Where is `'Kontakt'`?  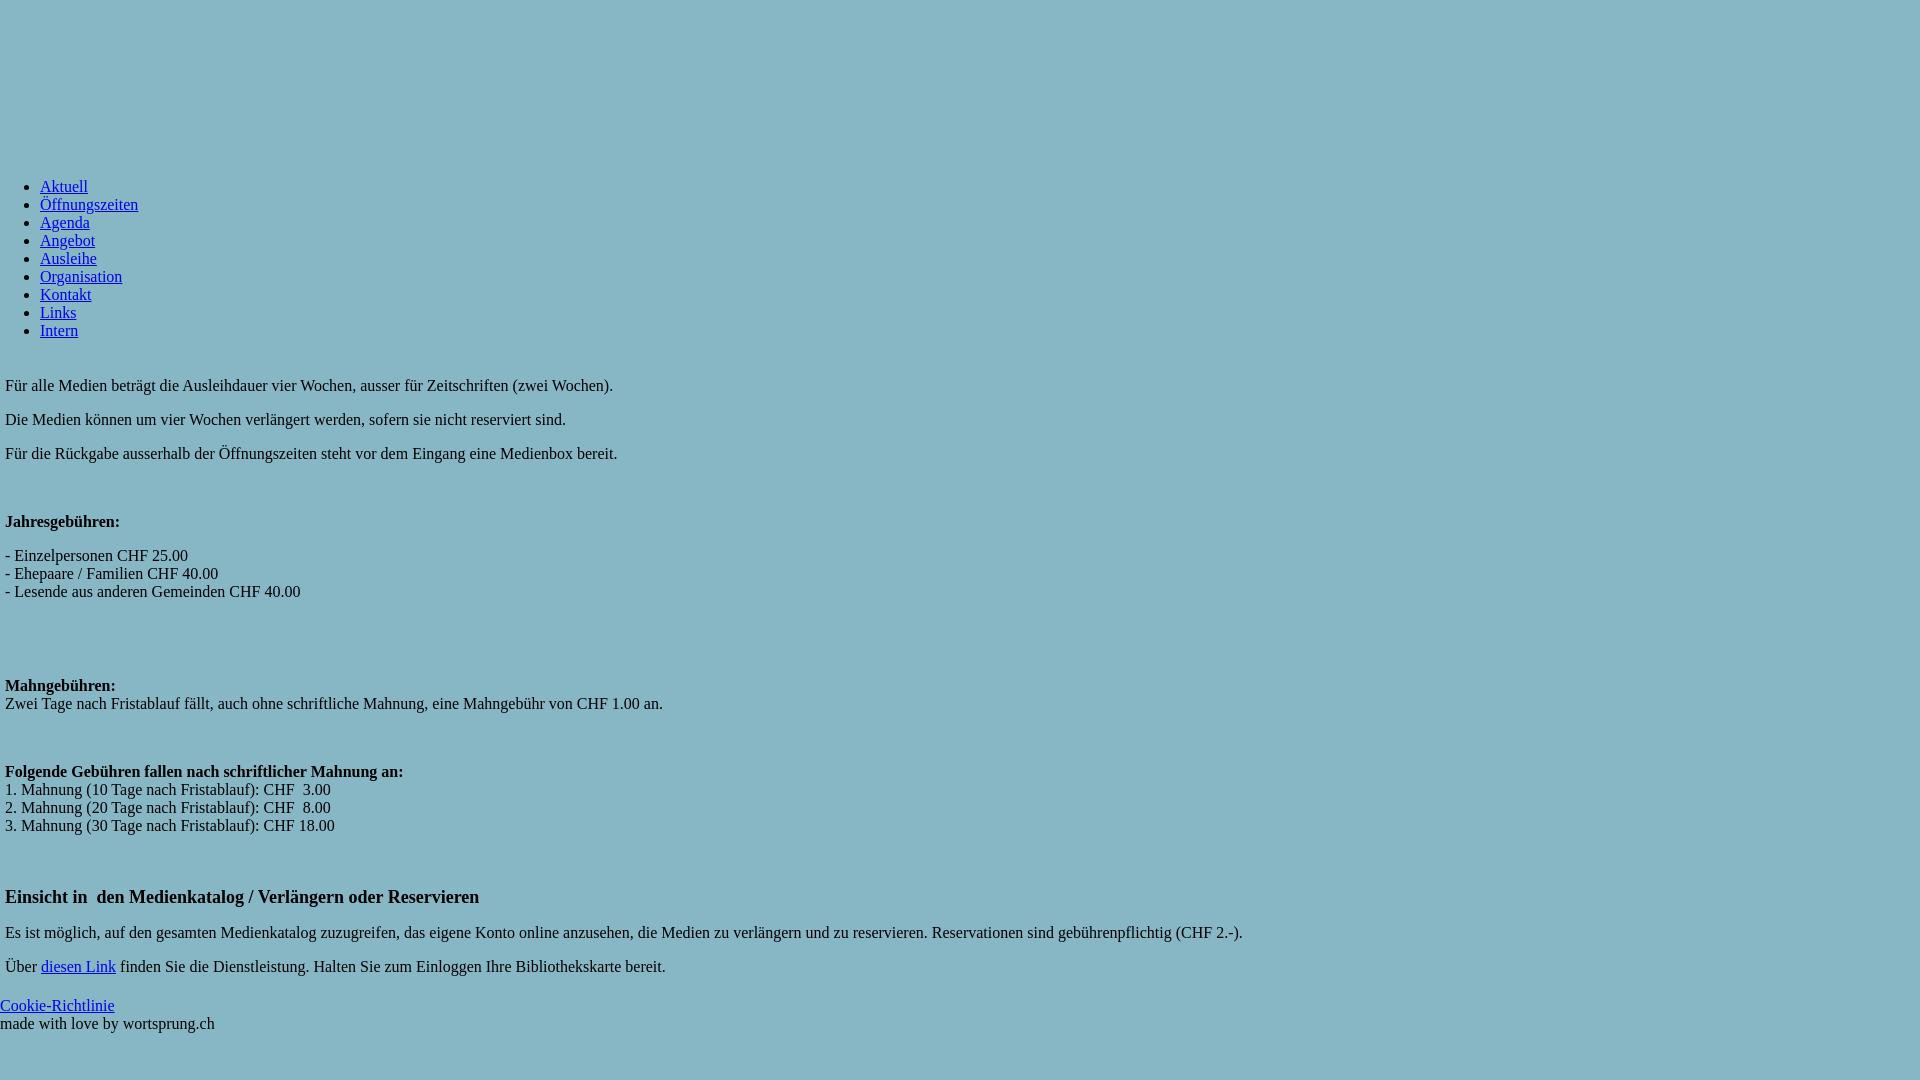
'Kontakt' is located at coordinates (66, 294).